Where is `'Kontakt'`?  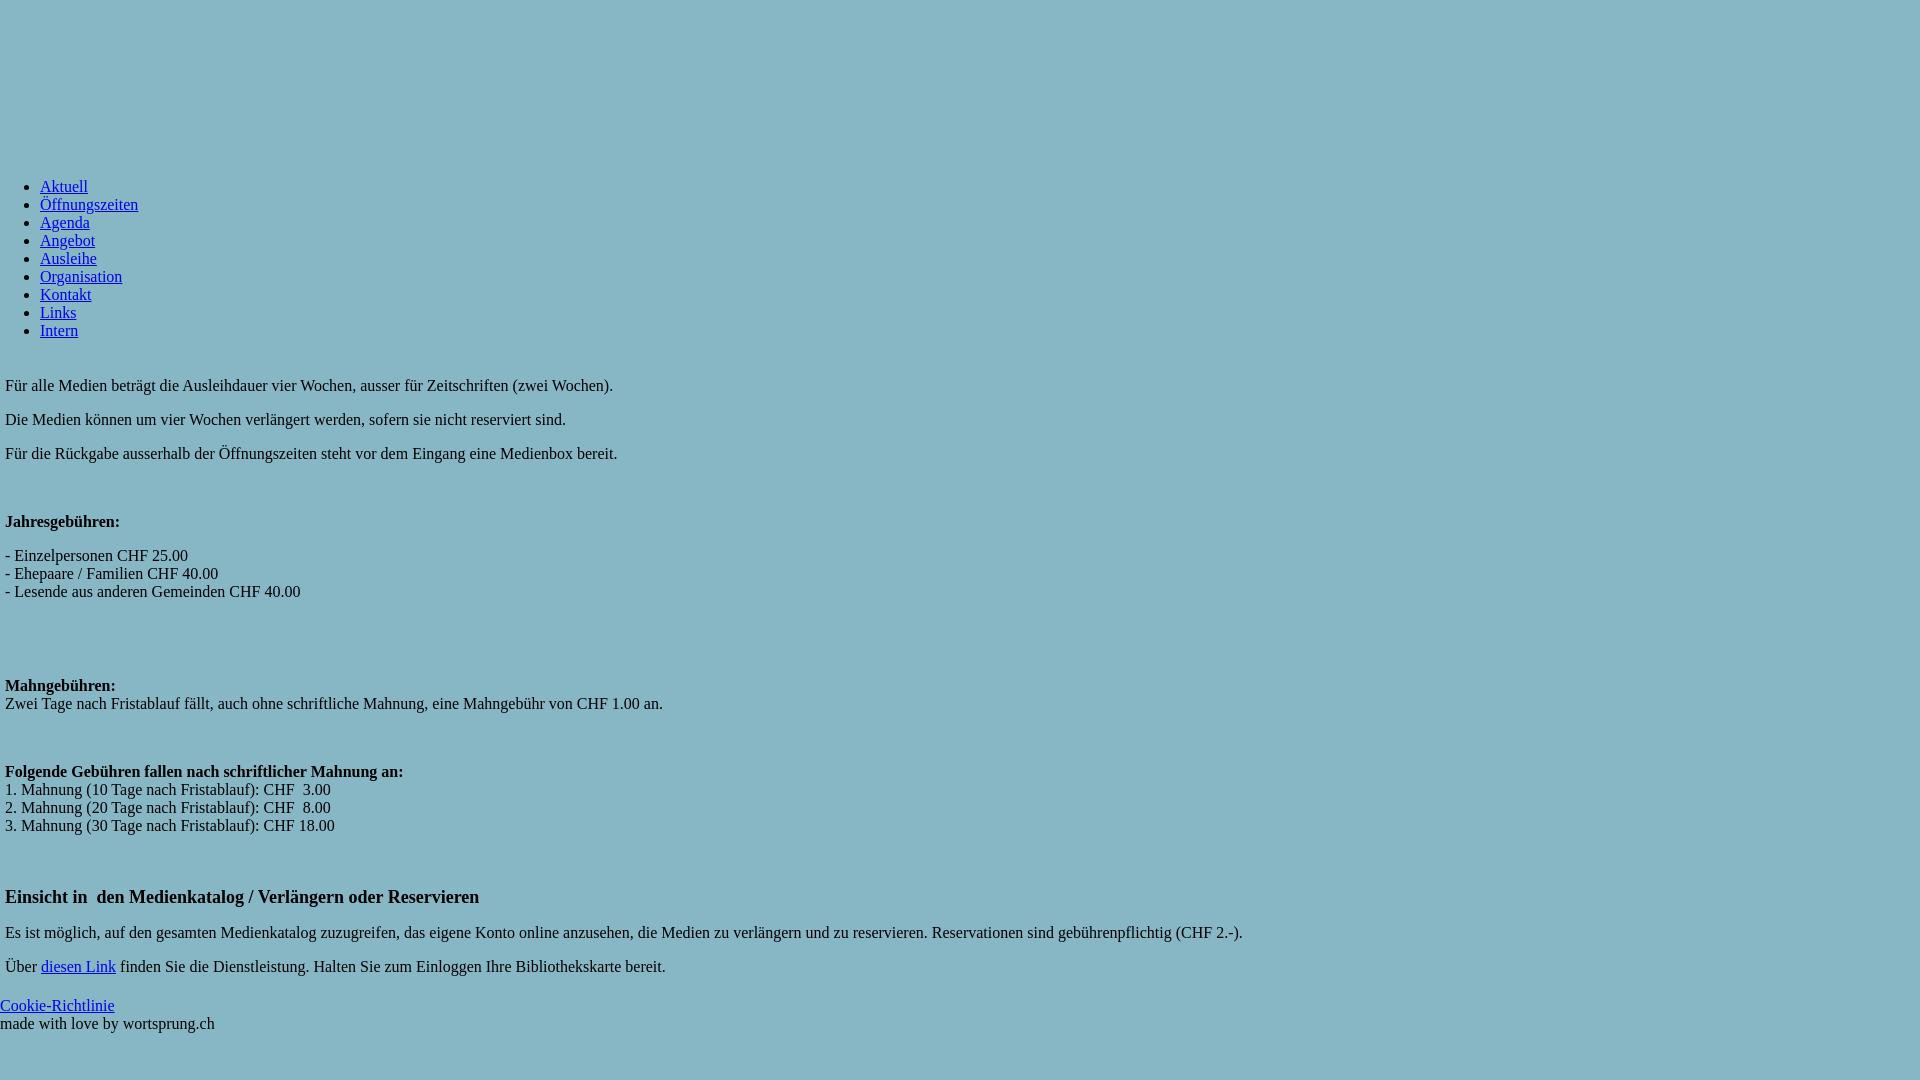
'Kontakt' is located at coordinates (66, 294).